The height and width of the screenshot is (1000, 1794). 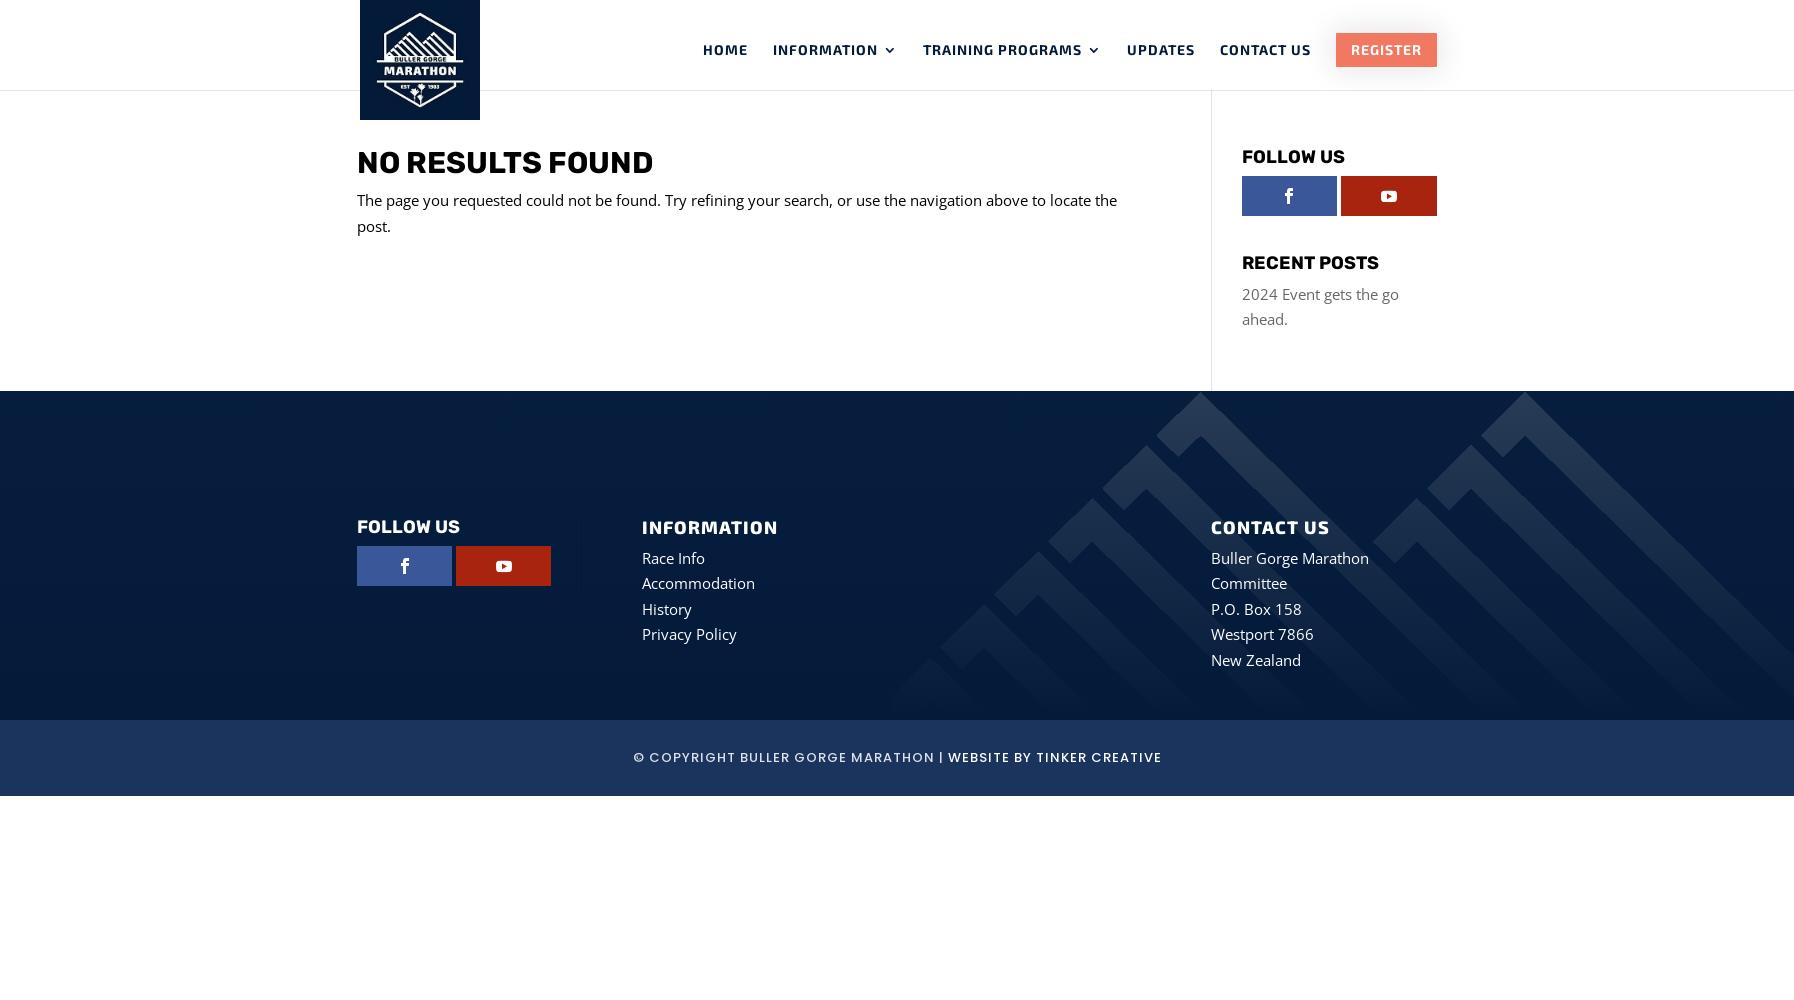 What do you see at coordinates (356, 211) in the screenshot?
I see `'The page you requested could not be found. Try refining your search, or use the navigation above to locate the post.'` at bounding box center [356, 211].